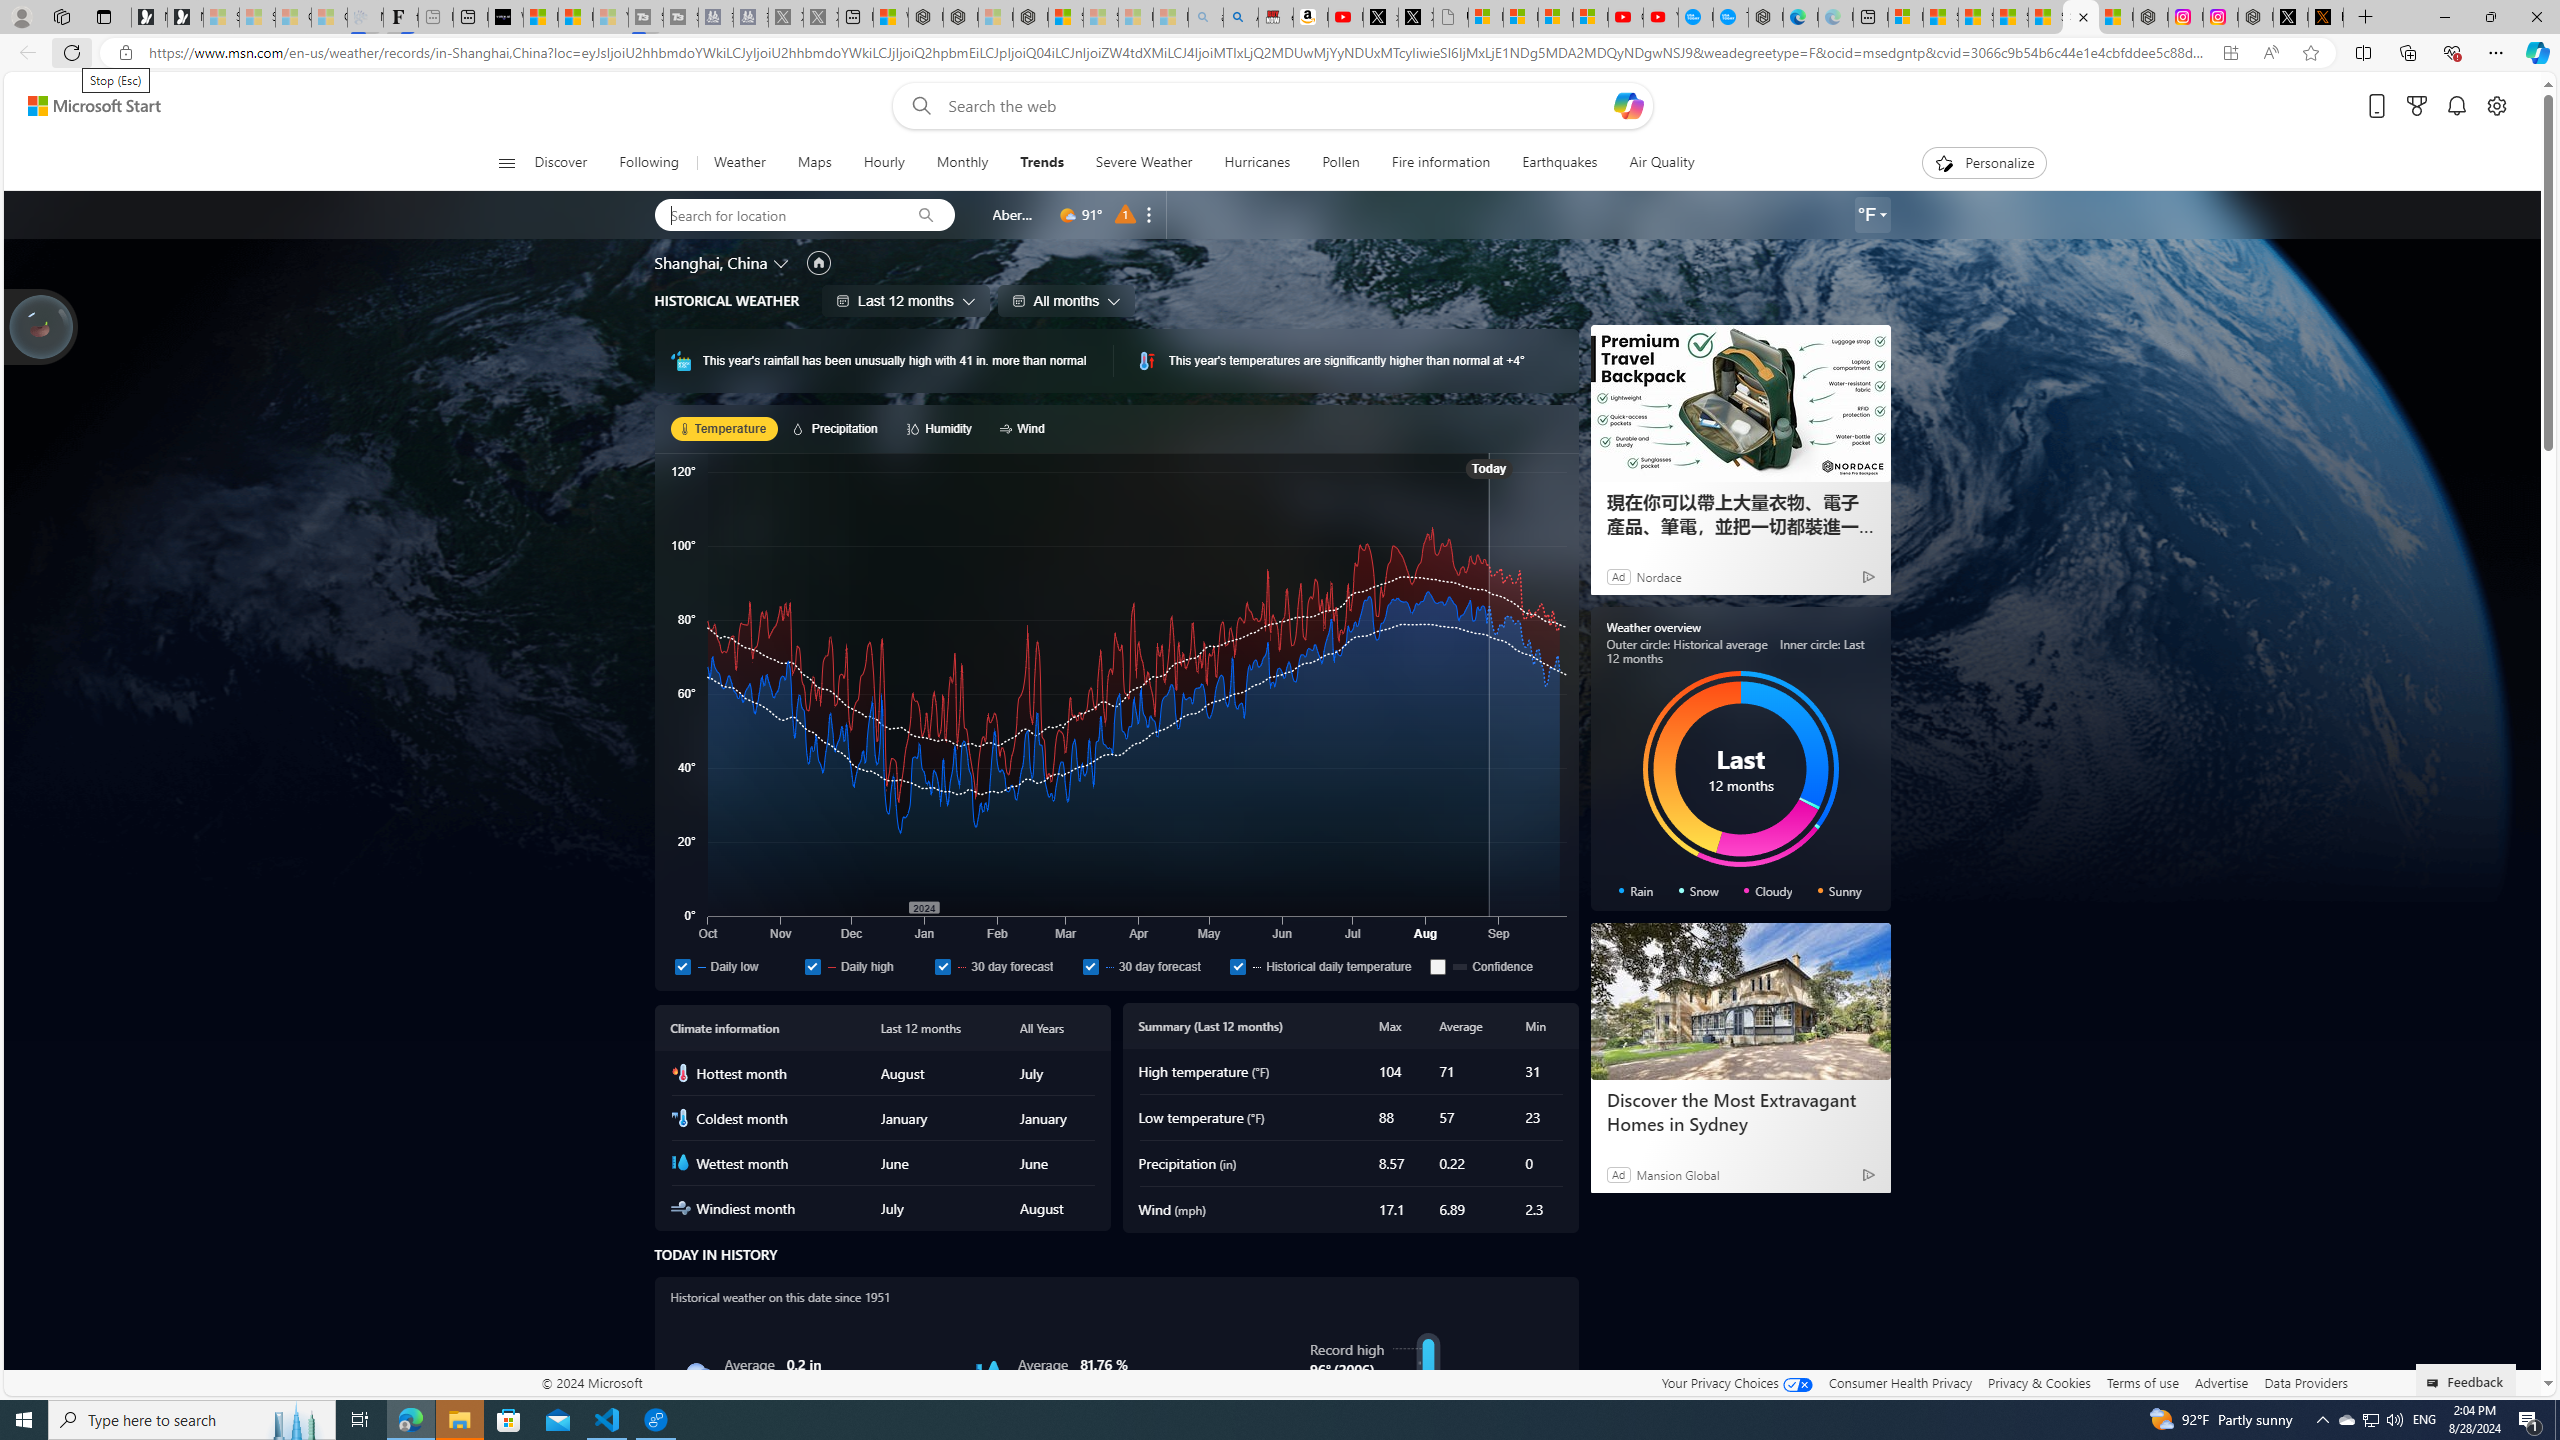 The image size is (2560, 1440). What do you see at coordinates (125, 53) in the screenshot?
I see `'View site information'` at bounding box center [125, 53].